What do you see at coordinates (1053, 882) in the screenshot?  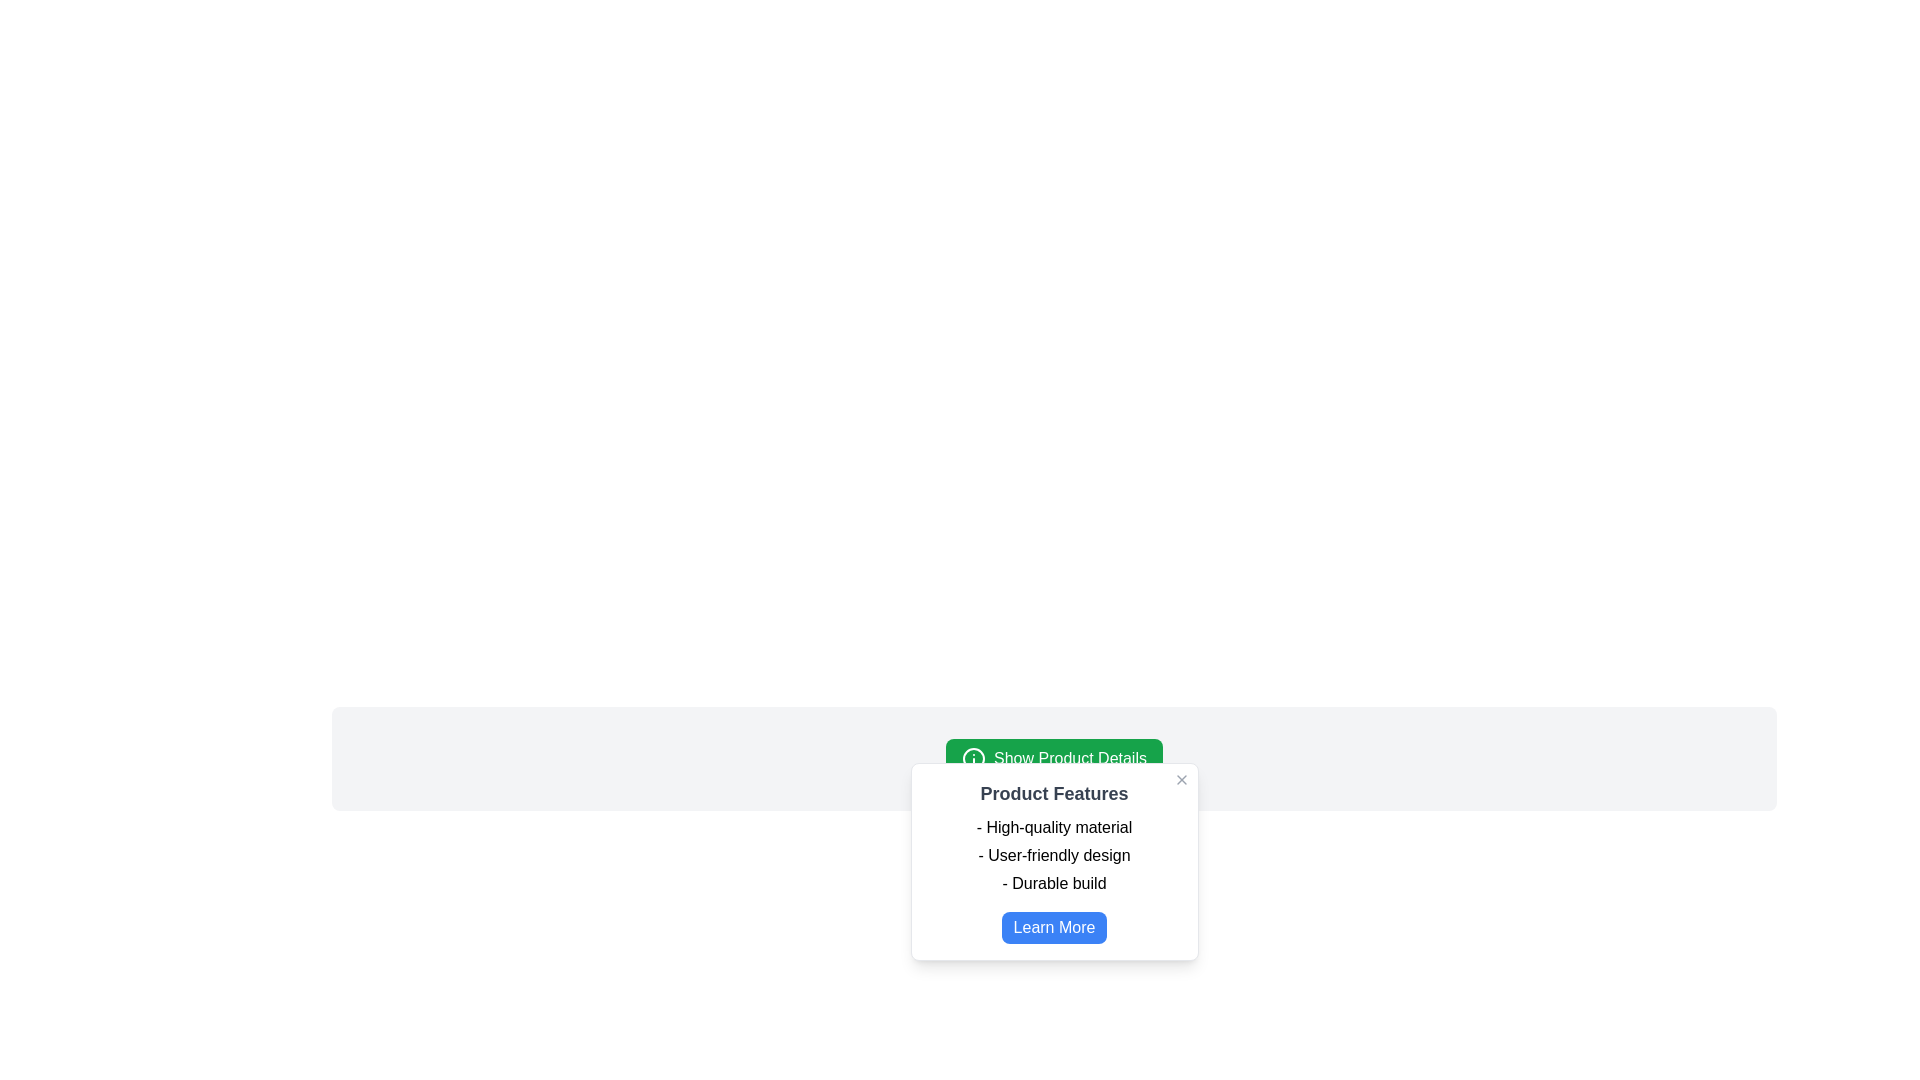 I see `the informational text element that specifies a feature or characteristic within the modal dialog titled 'Product Features', which is the third item listed below '- High-quality material' and '- User-friendly design'` at bounding box center [1053, 882].